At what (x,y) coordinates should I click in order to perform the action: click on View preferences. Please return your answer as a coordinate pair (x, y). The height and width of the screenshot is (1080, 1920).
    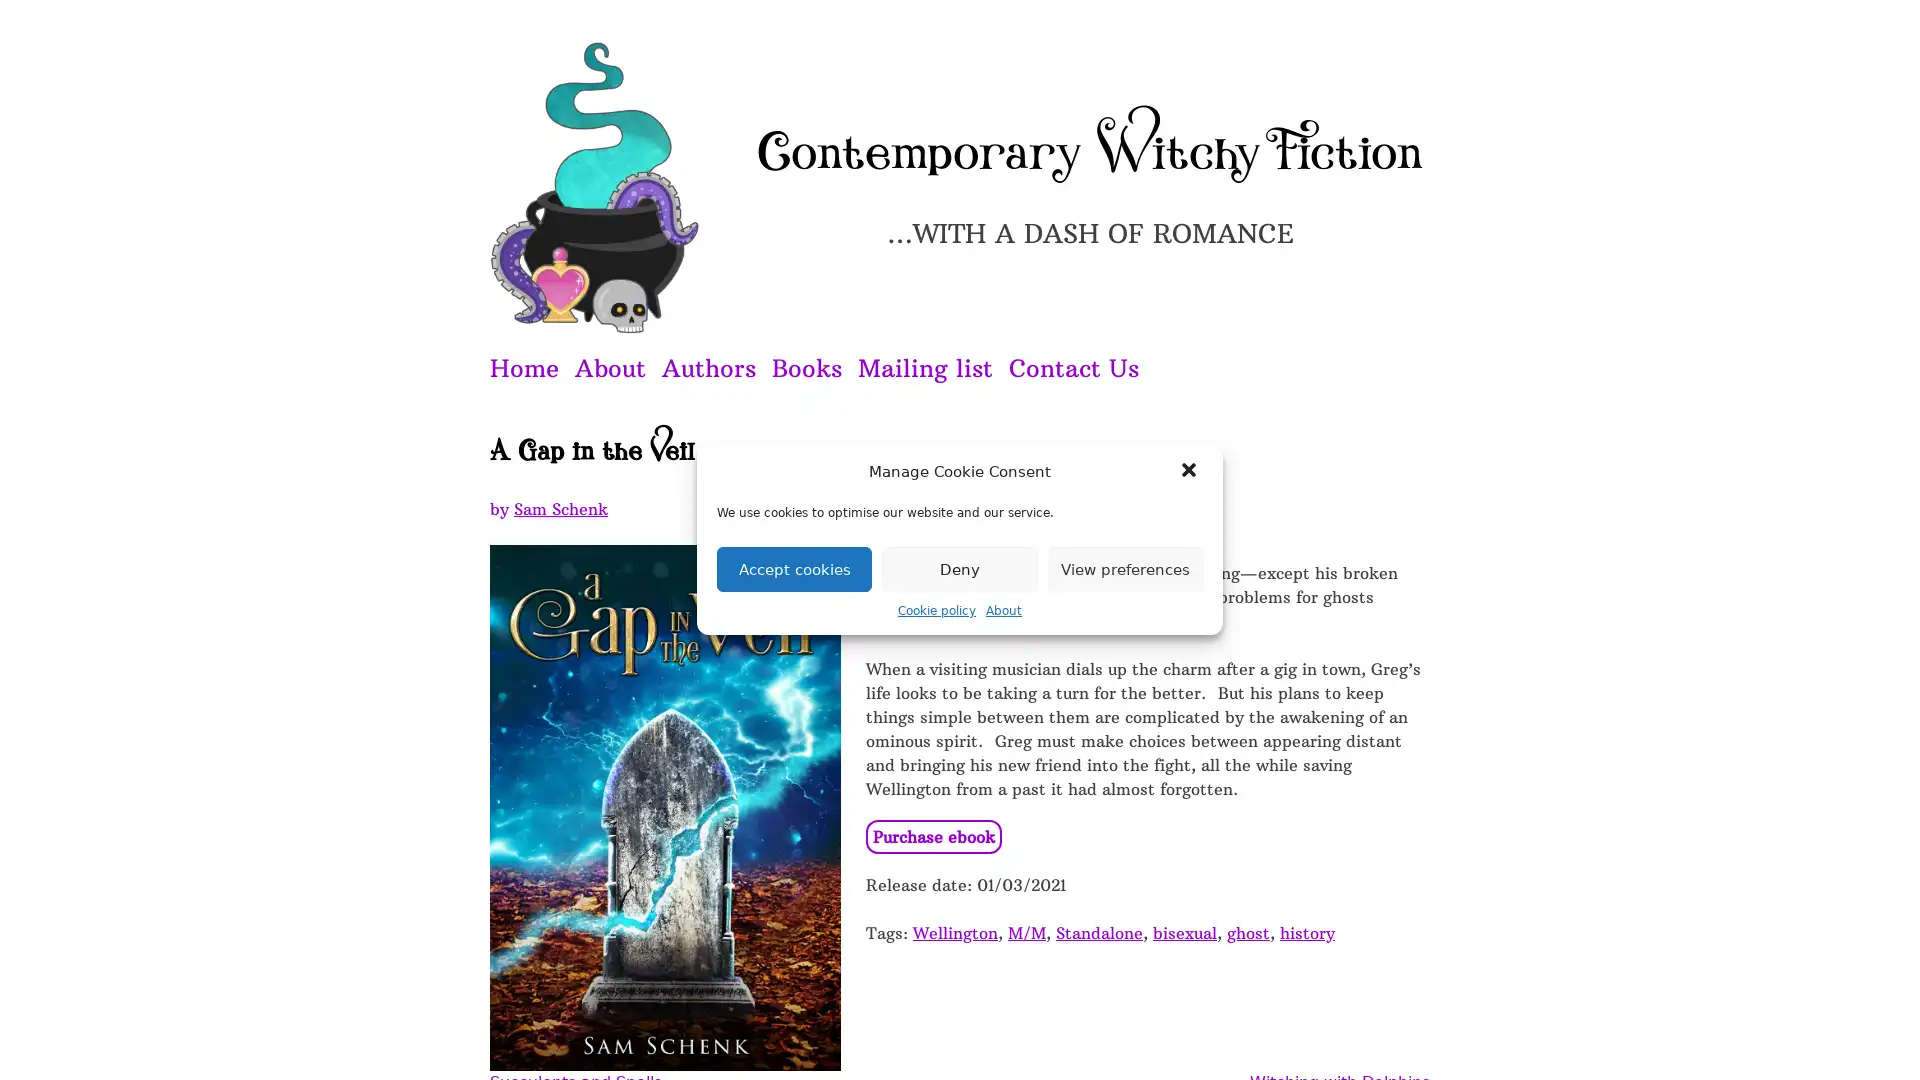
    Looking at the image, I should click on (1124, 569).